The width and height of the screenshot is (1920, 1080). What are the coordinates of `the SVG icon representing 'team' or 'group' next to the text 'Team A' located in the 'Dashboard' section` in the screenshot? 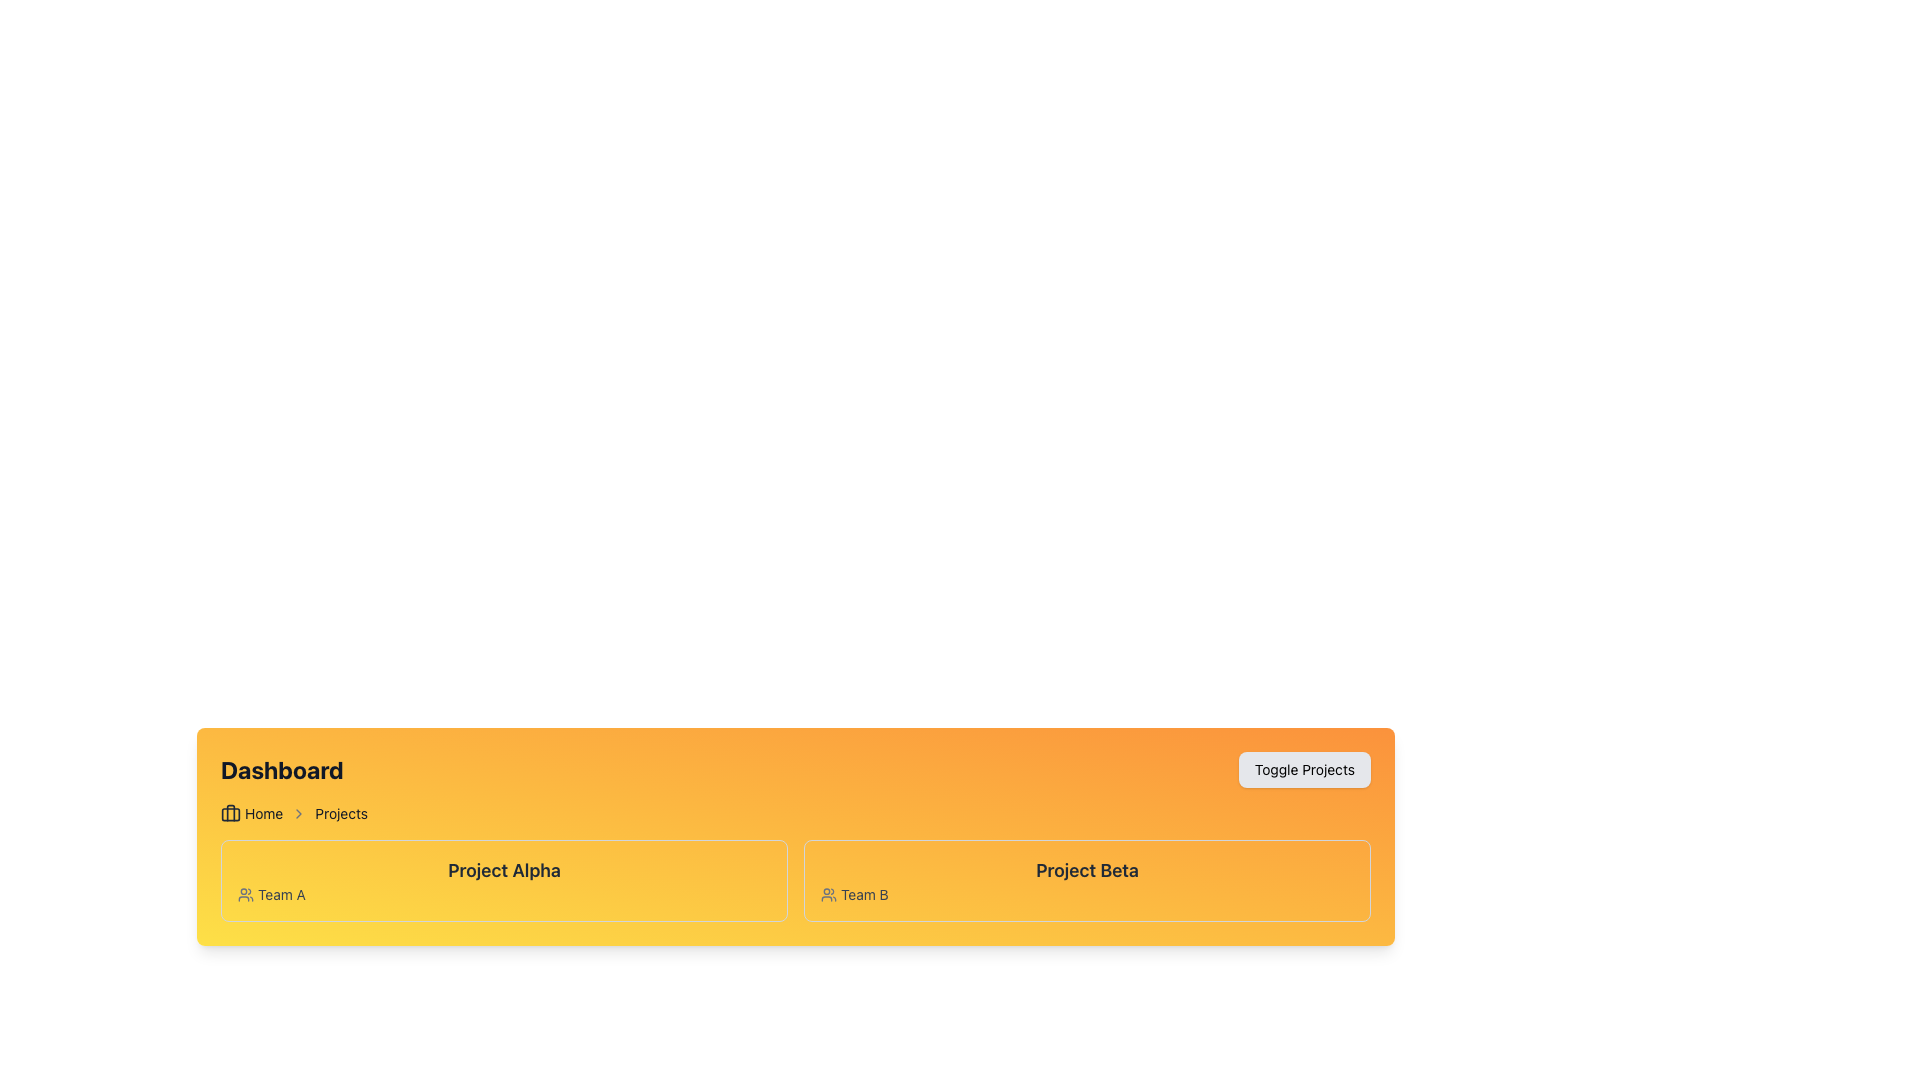 It's located at (244, 893).